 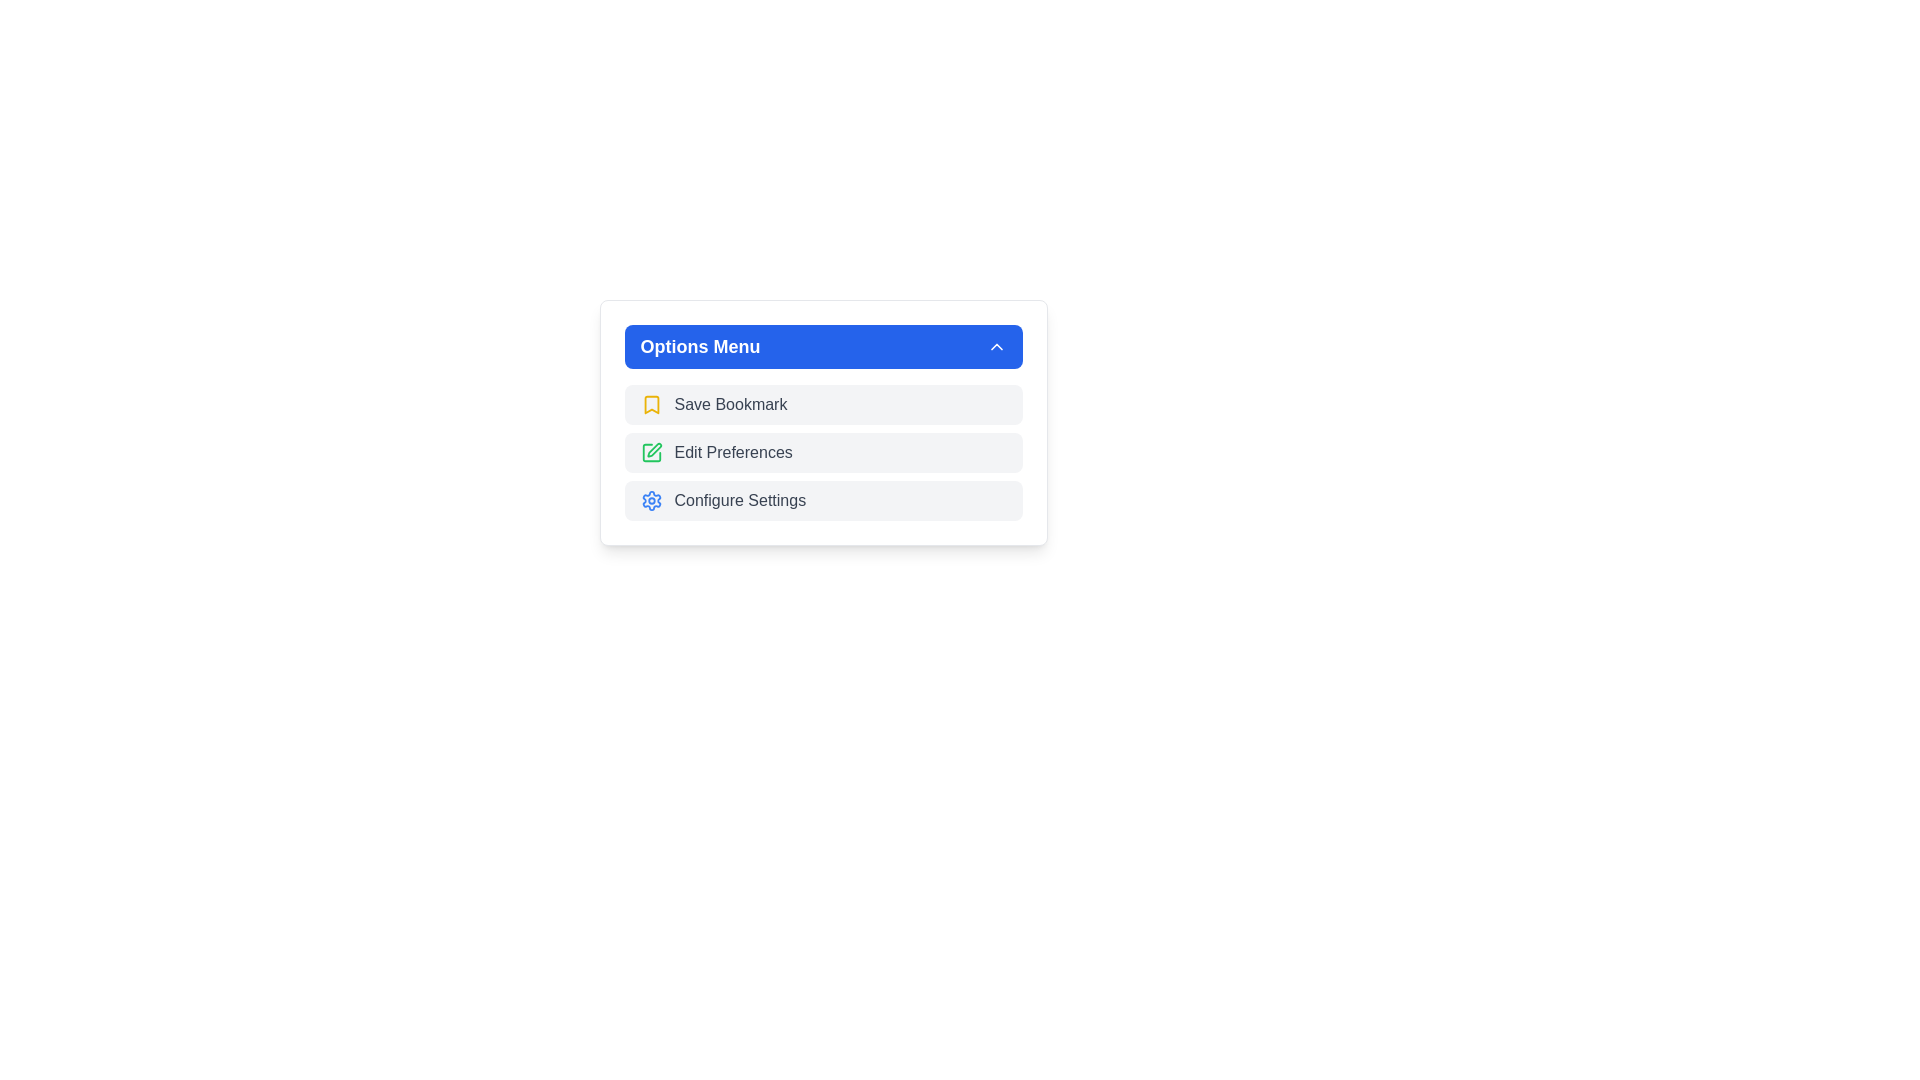 What do you see at coordinates (651, 500) in the screenshot?
I see `the 'Configure Settings' icon located in the dropdown menu titled 'Options Menu', which is positioned to the left of the 'Configure Settings' text` at bounding box center [651, 500].